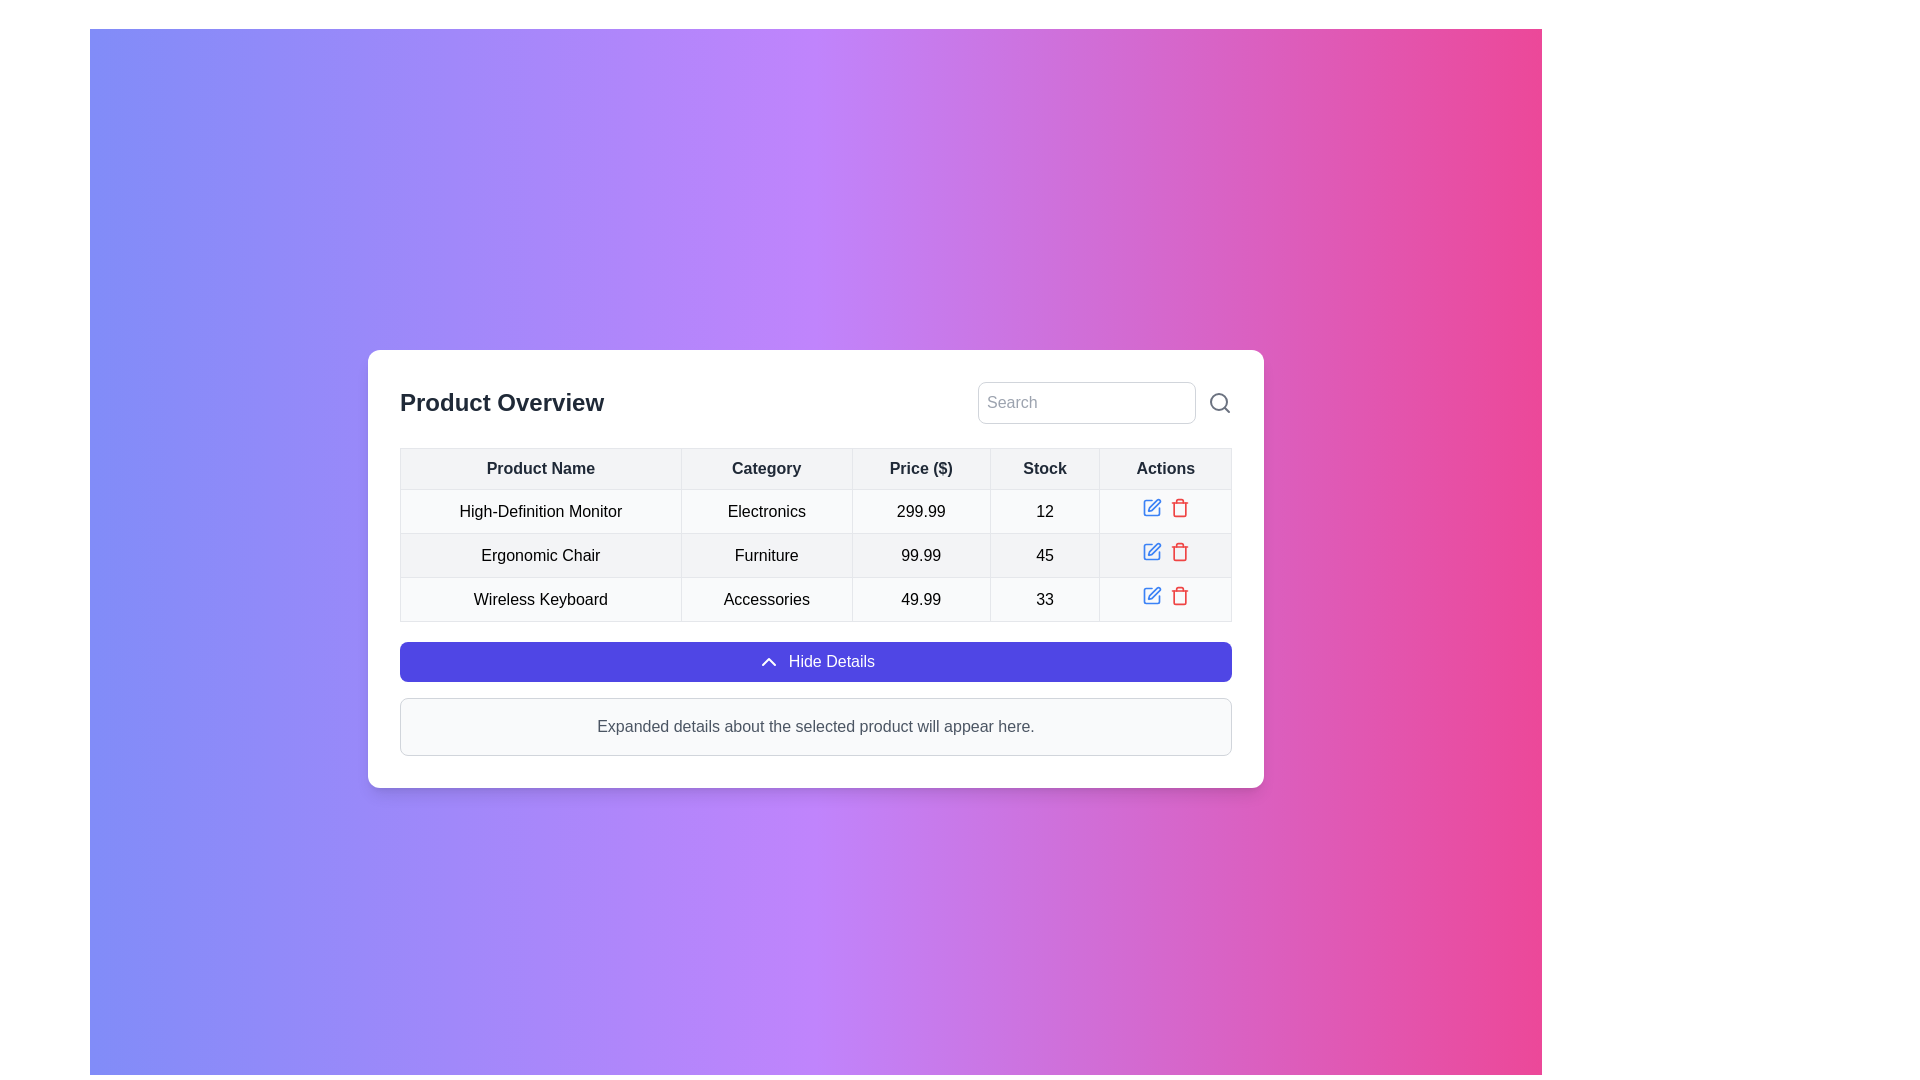 Image resolution: width=1920 pixels, height=1080 pixels. I want to click on the trash bin button in the 'Actions' column to change its color, which is associated with the 'Wireless Keyboard' entry, so click(1179, 595).